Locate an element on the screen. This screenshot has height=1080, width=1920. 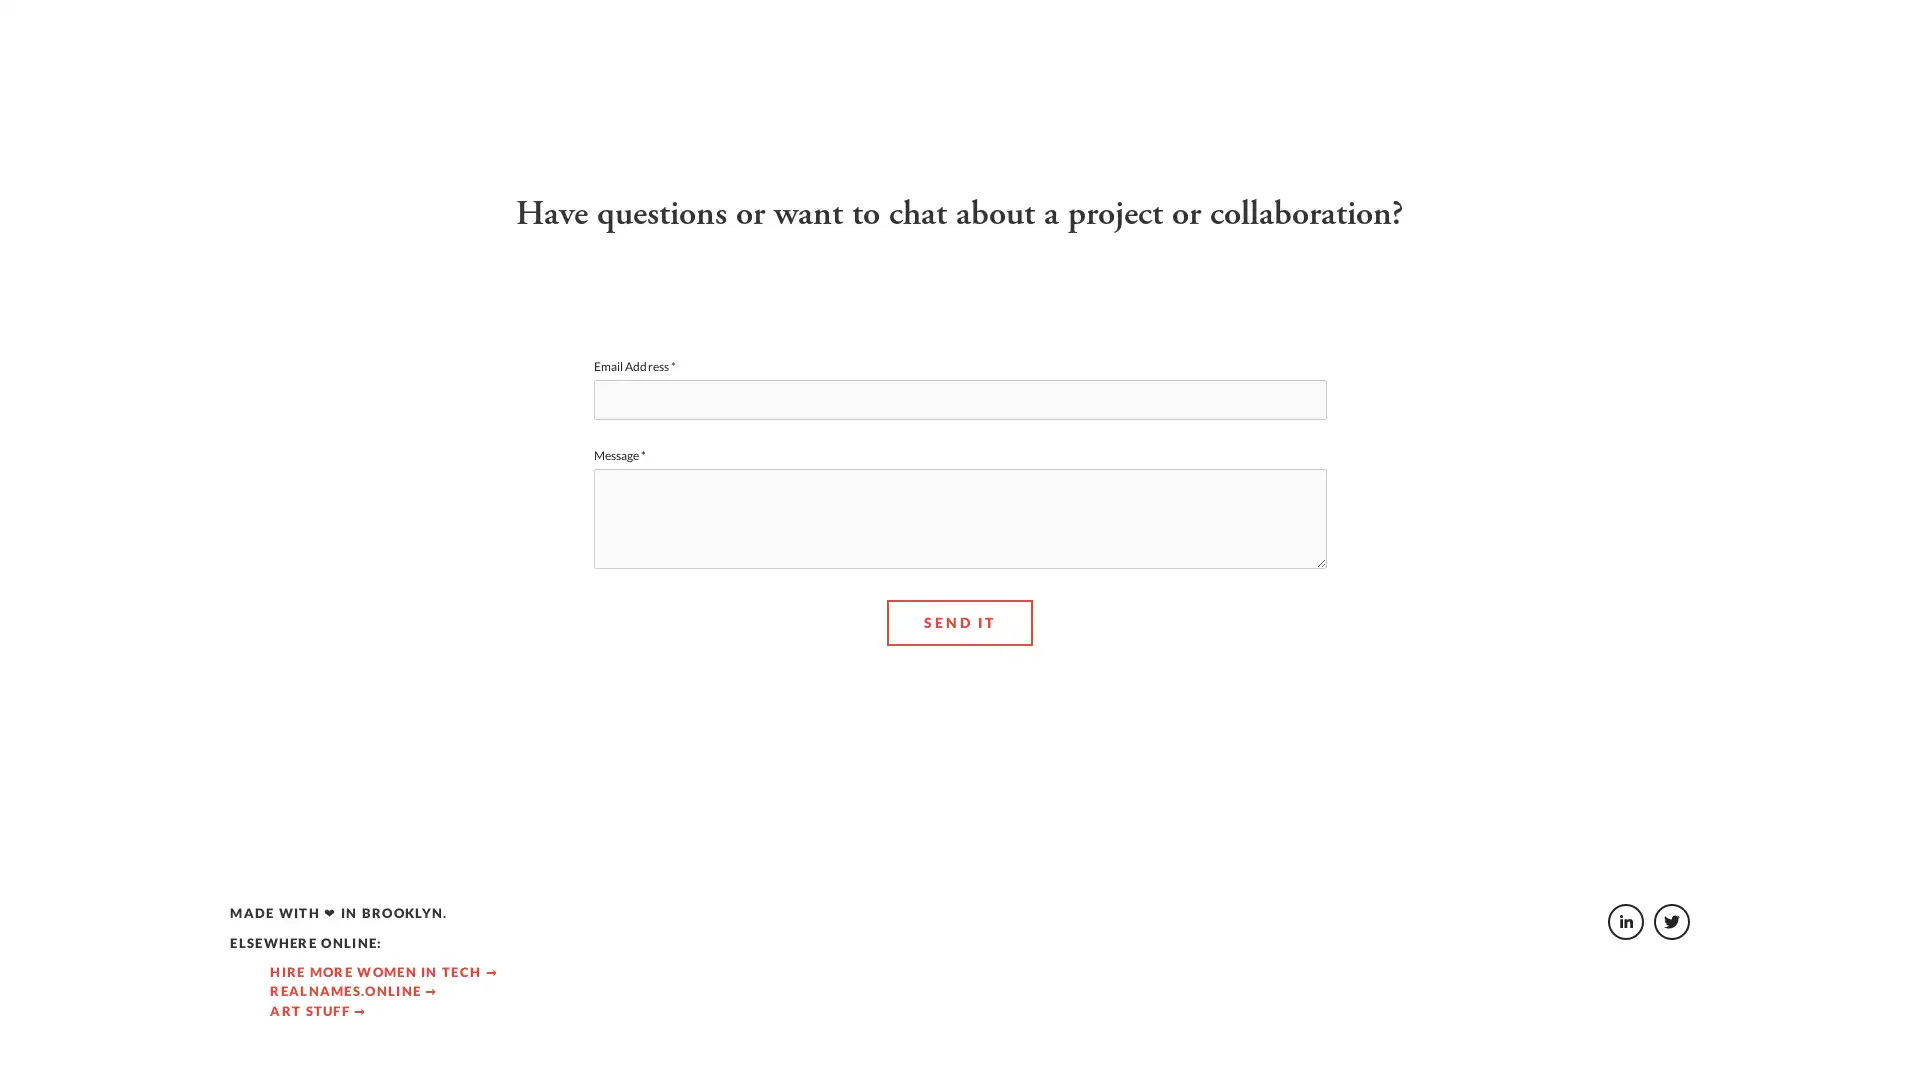
Send It is located at coordinates (958, 712).